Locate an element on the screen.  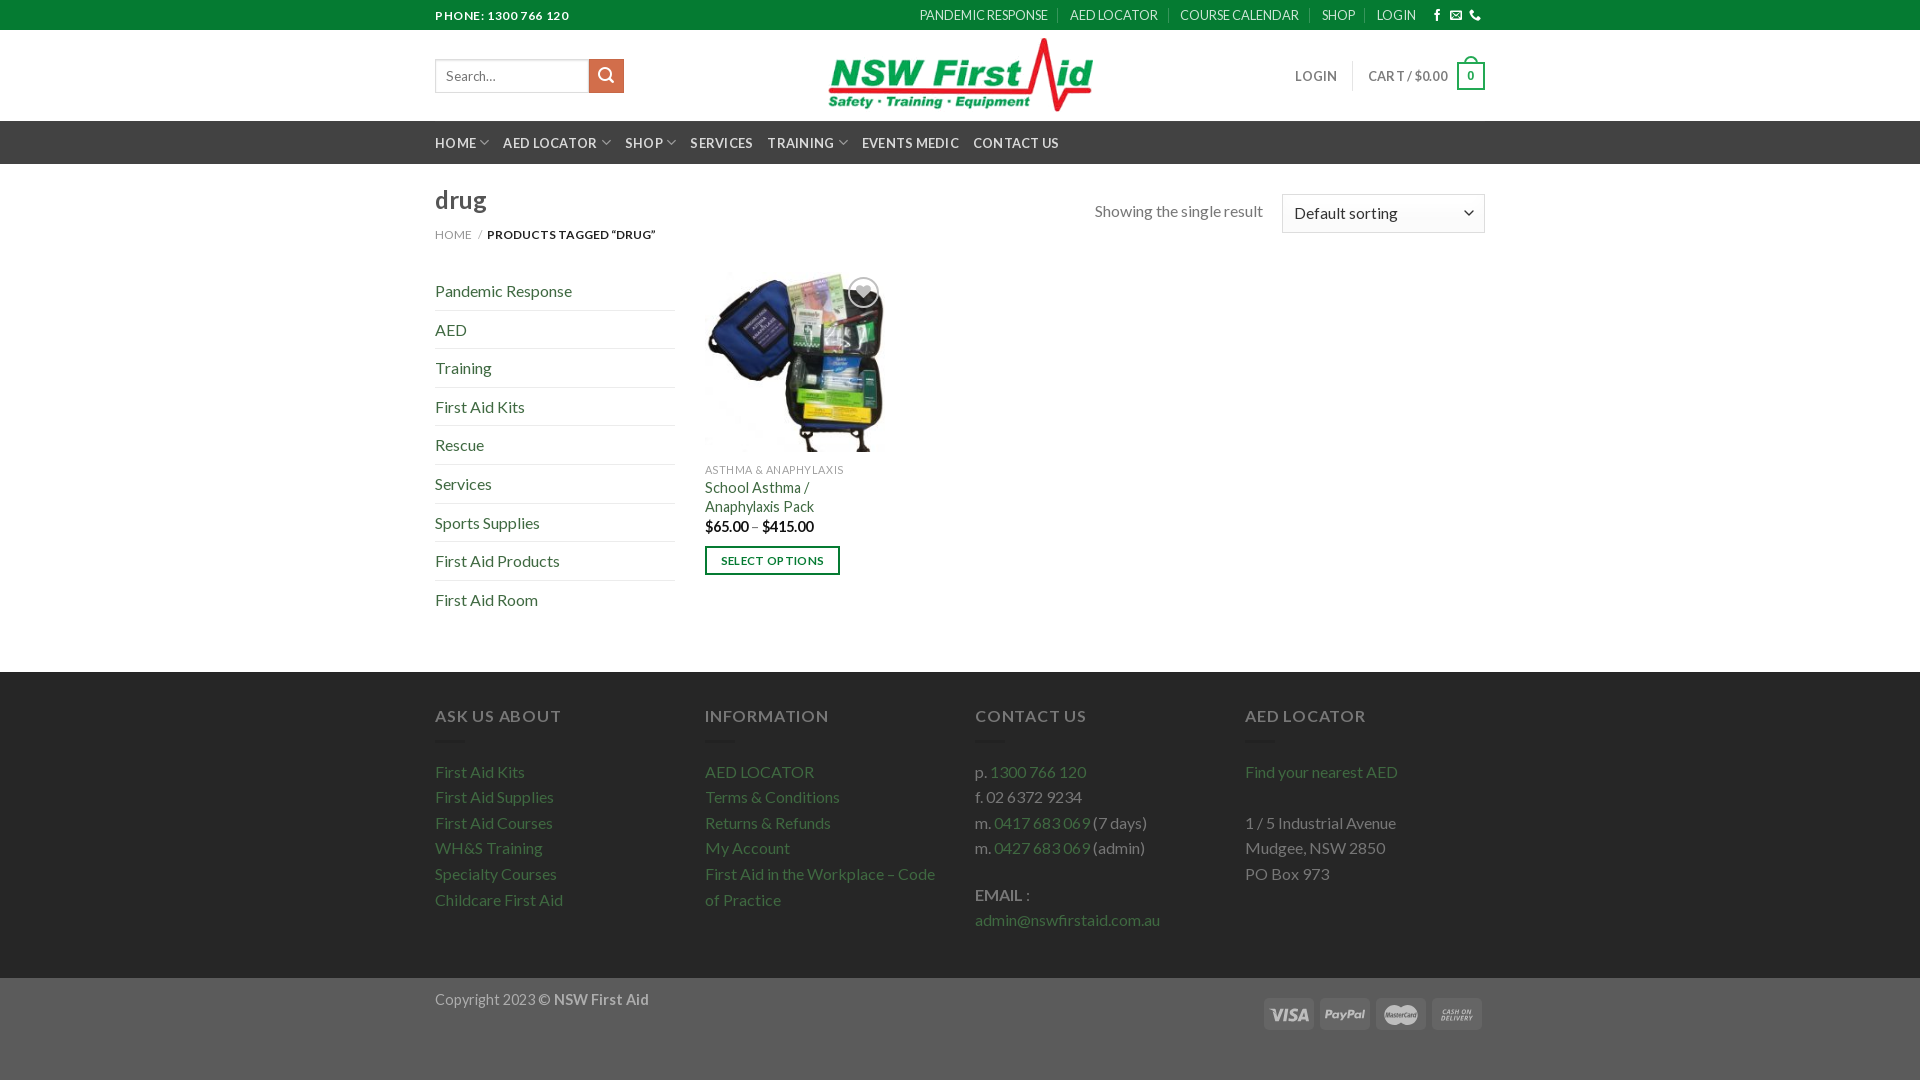
'HOME' is located at coordinates (452, 233).